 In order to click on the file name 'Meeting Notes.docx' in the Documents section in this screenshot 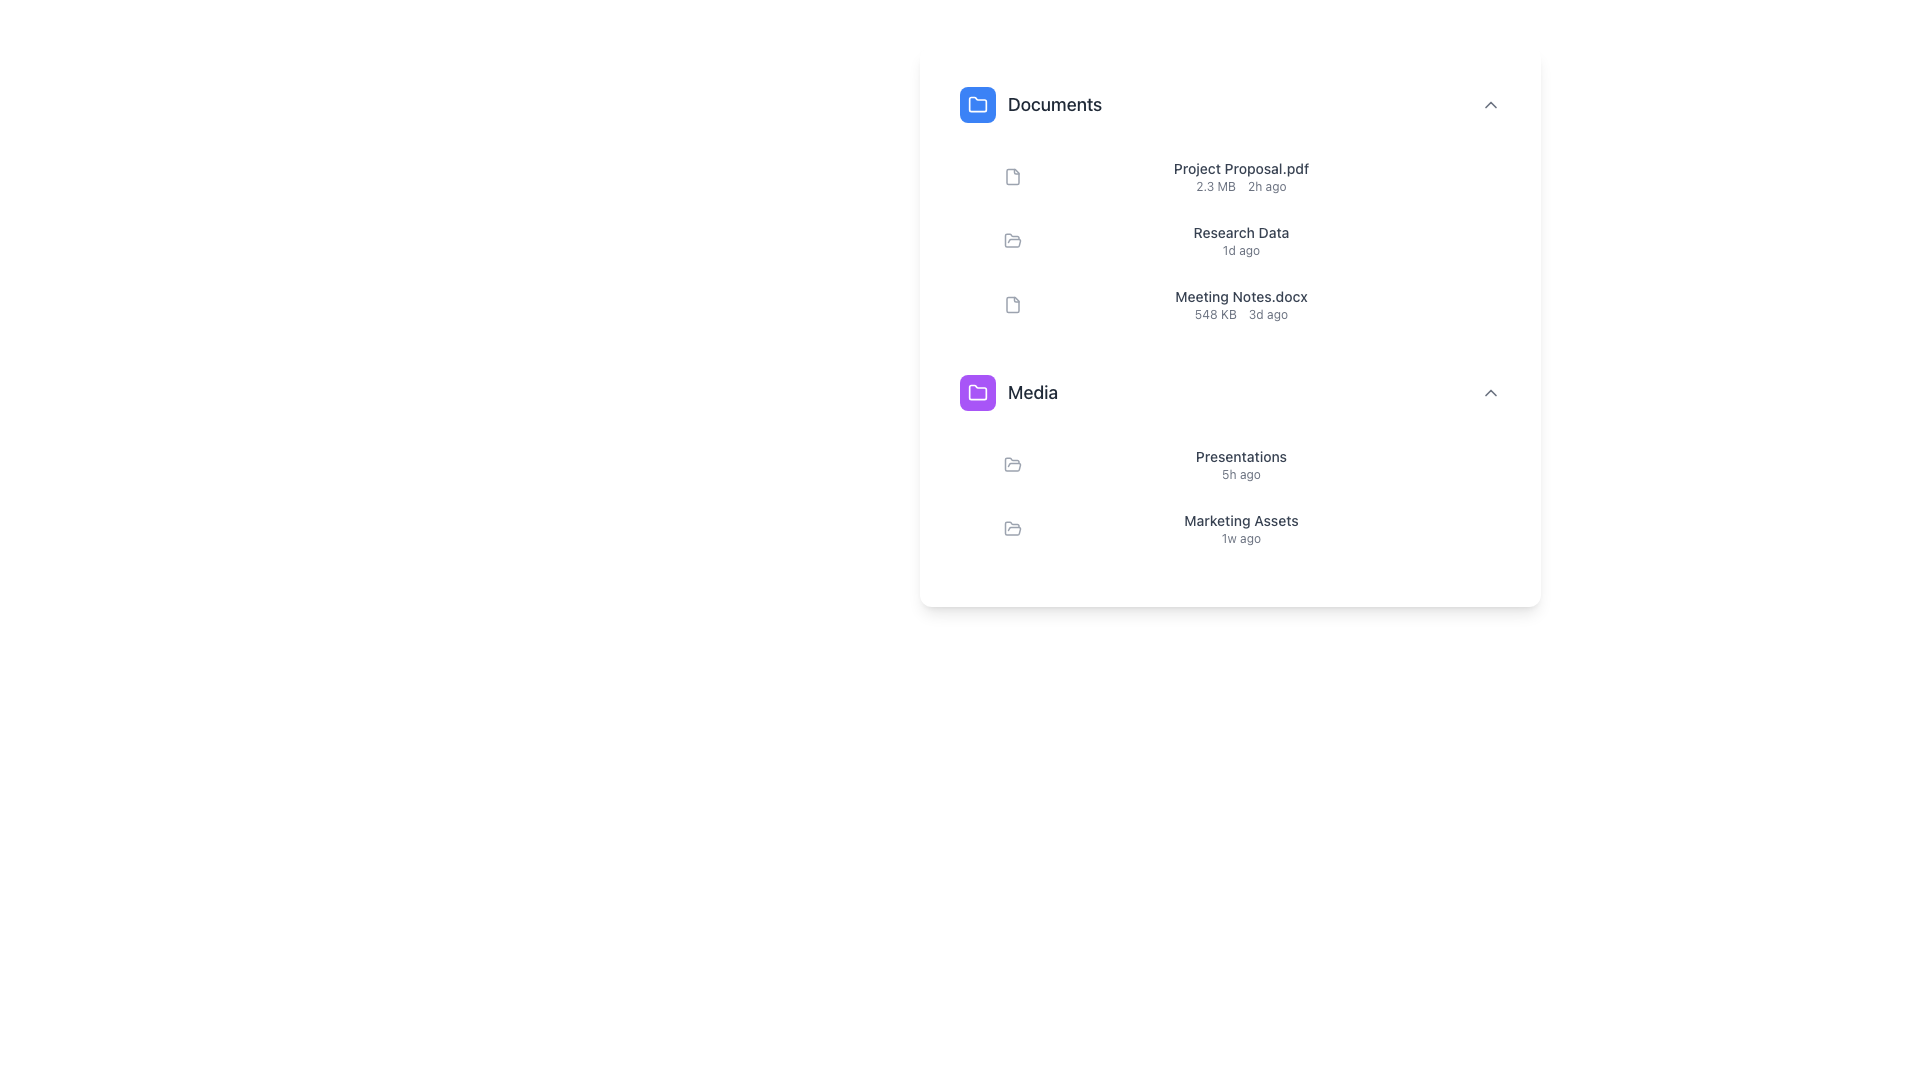, I will do `click(1240, 304)`.